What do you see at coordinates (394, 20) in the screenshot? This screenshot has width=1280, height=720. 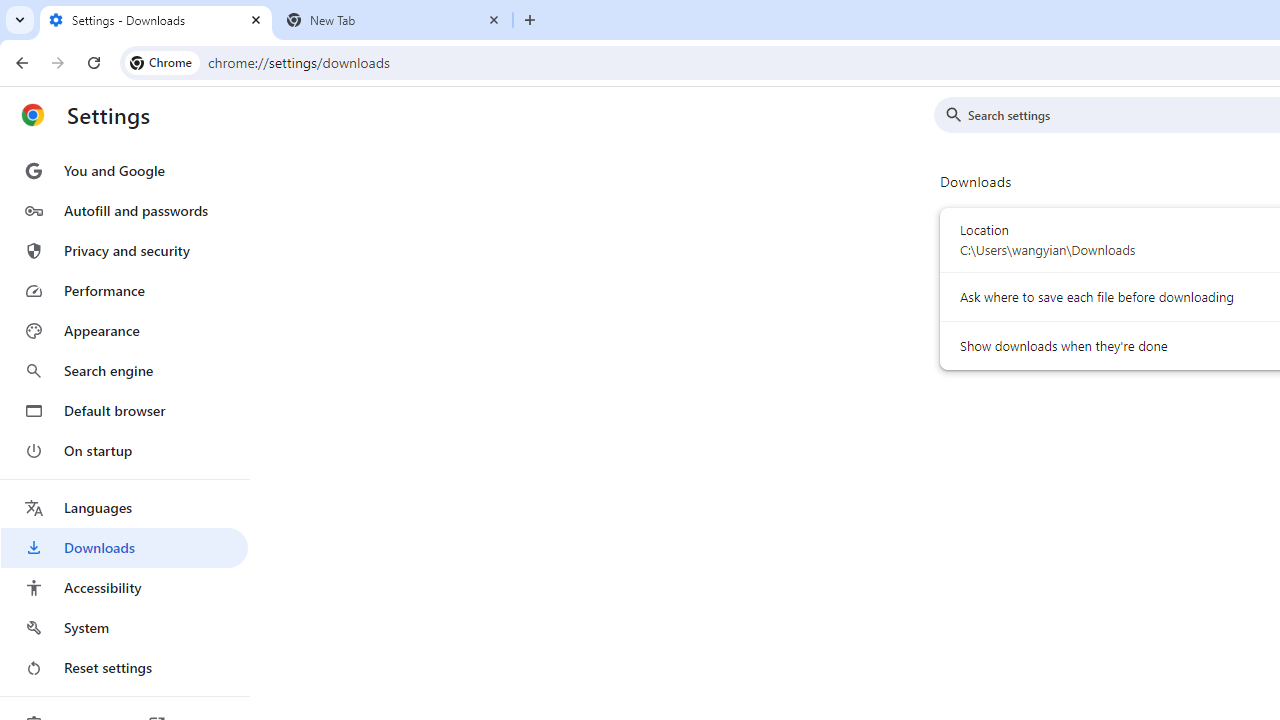 I see `'New Tab'` at bounding box center [394, 20].